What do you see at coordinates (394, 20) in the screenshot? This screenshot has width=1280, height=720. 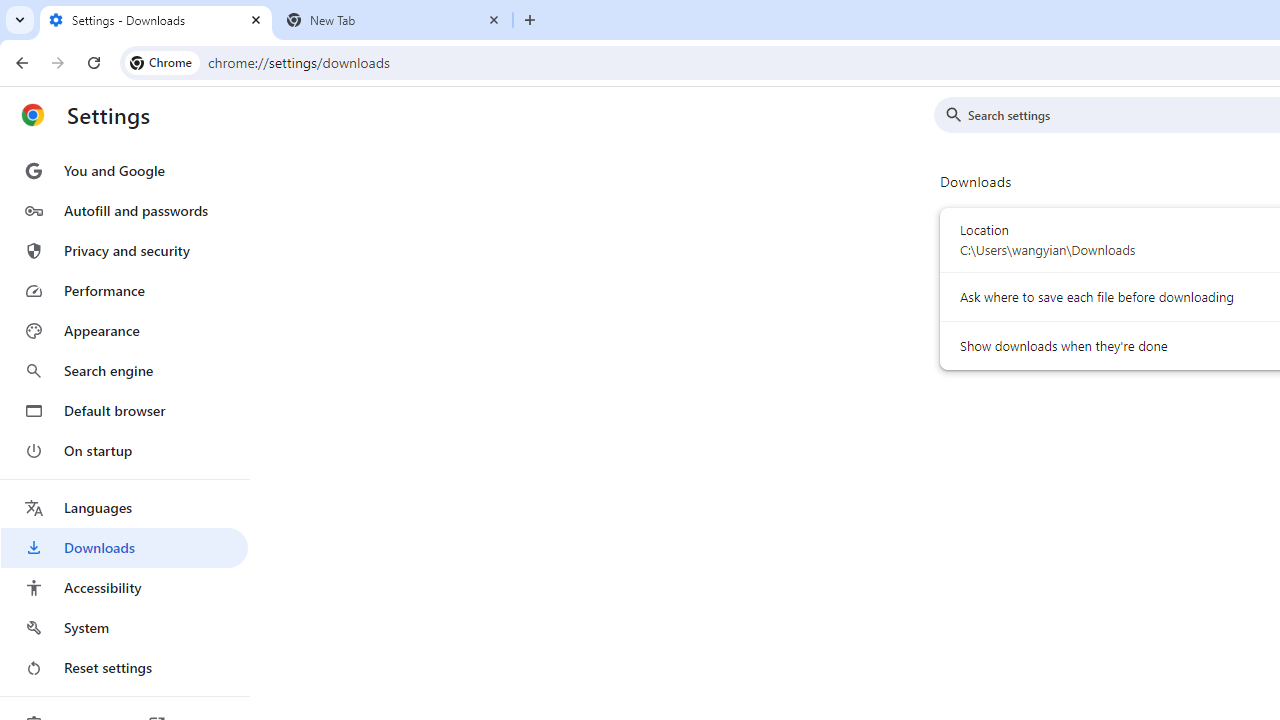 I see `'New Tab'` at bounding box center [394, 20].